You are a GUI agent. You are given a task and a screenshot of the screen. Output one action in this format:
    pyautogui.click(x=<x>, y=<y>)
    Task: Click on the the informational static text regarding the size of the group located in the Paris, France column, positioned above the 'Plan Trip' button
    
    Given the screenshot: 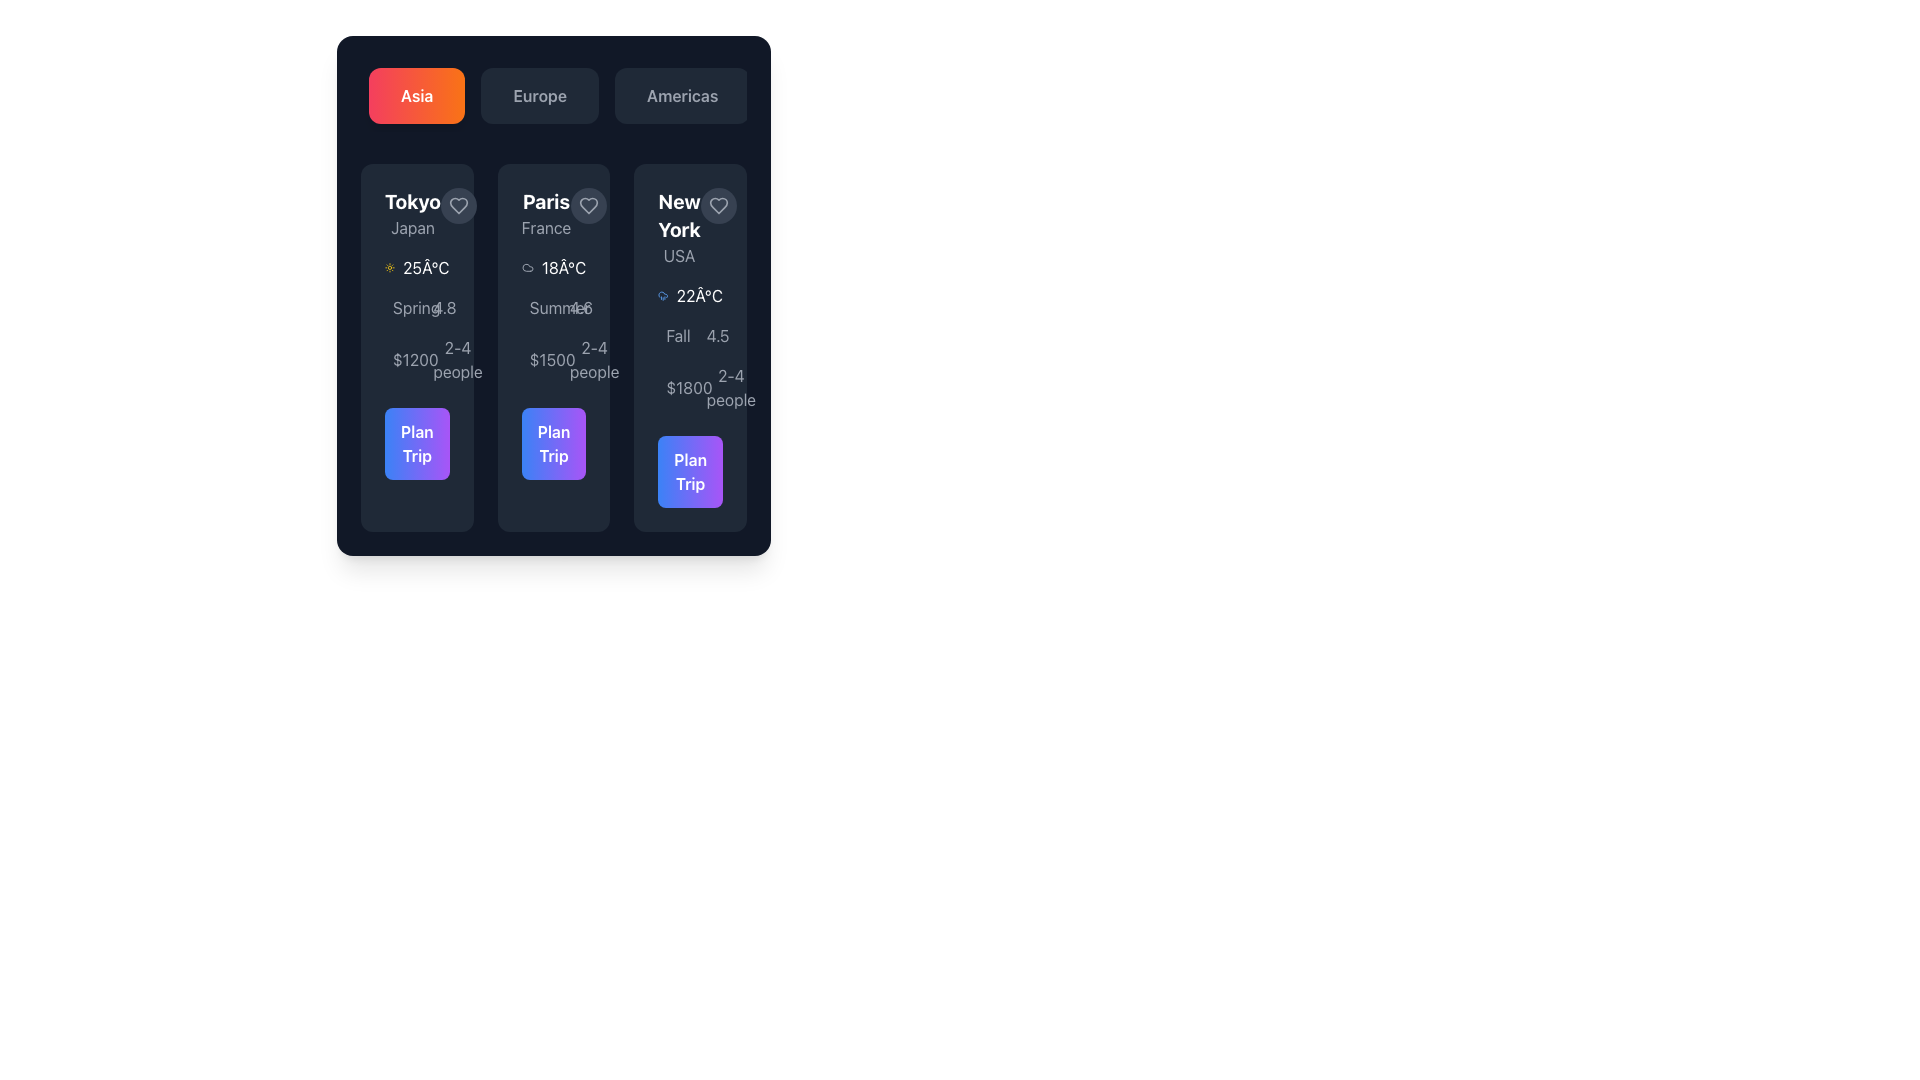 What is the action you would take?
    pyautogui.click(x=593, y=358)
    